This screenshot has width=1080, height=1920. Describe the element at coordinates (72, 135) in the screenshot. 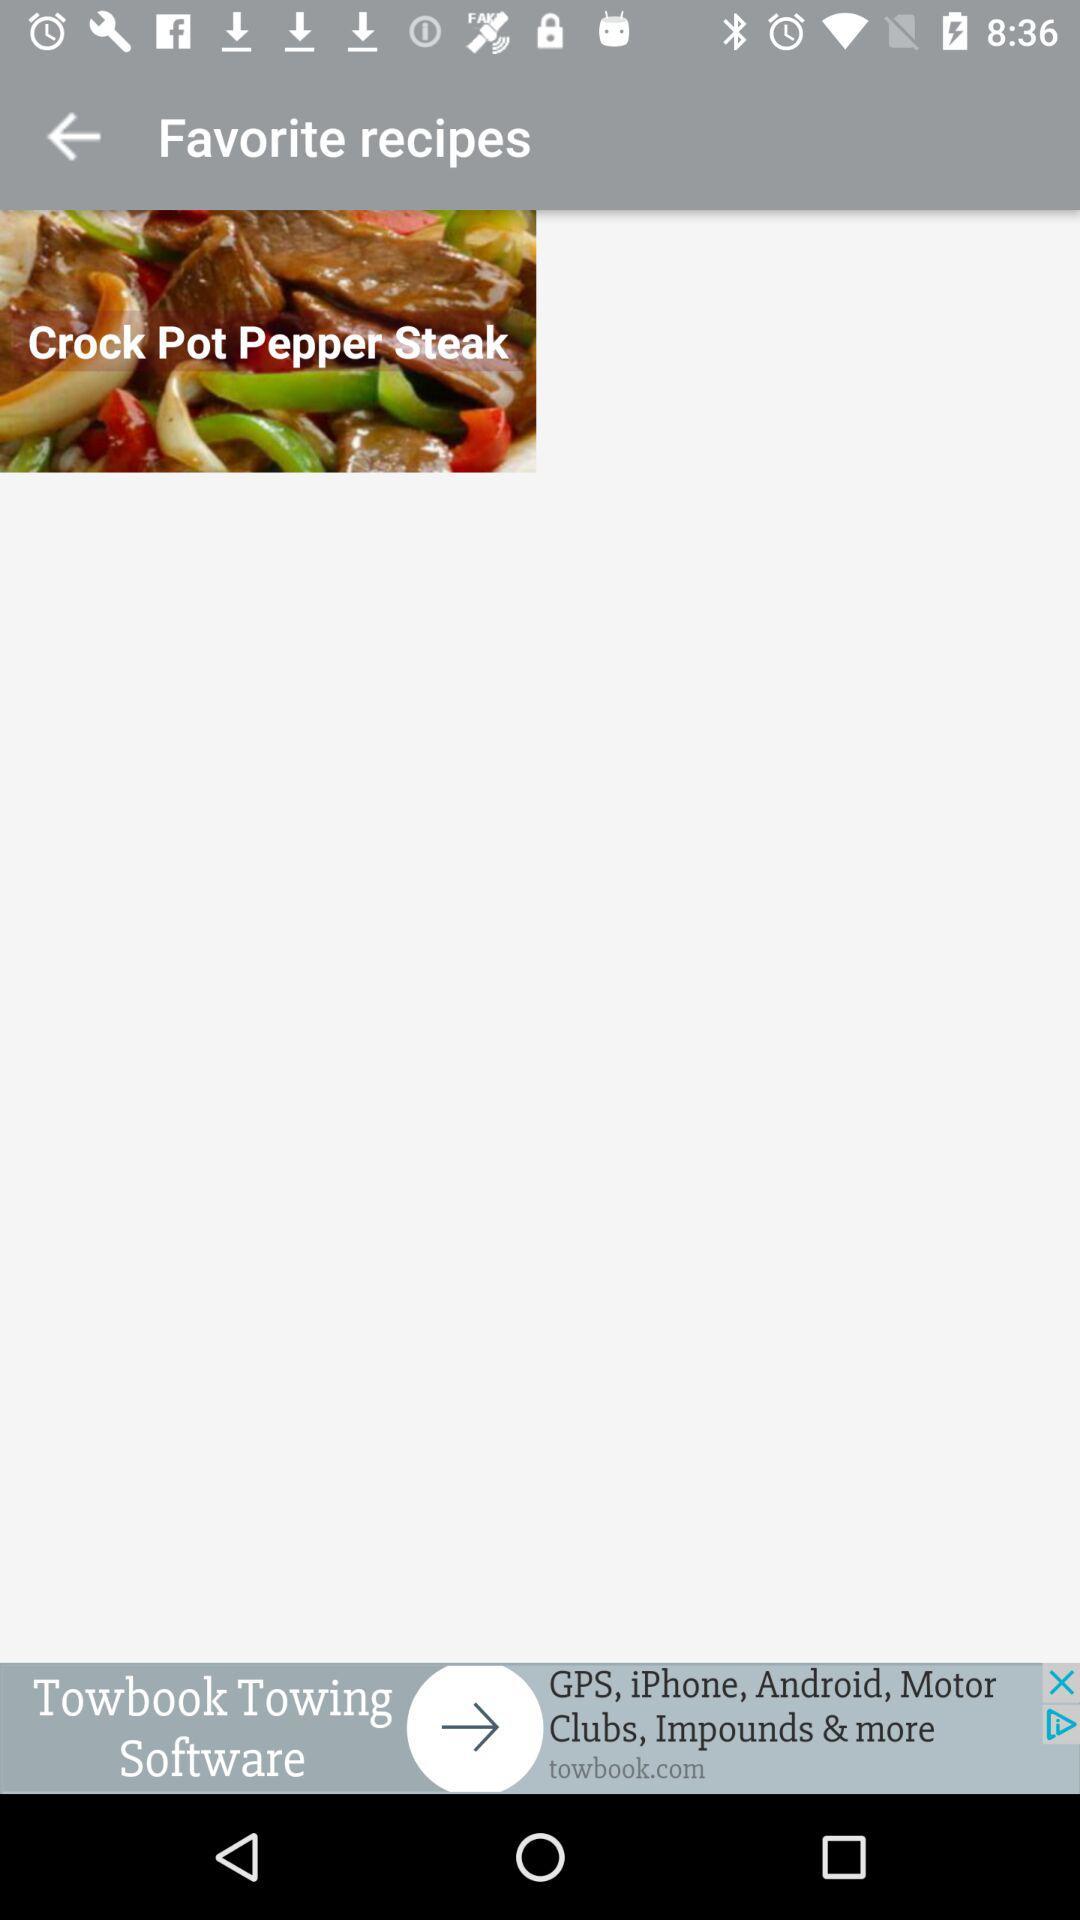

I see `navigate to previous screen` at that location.